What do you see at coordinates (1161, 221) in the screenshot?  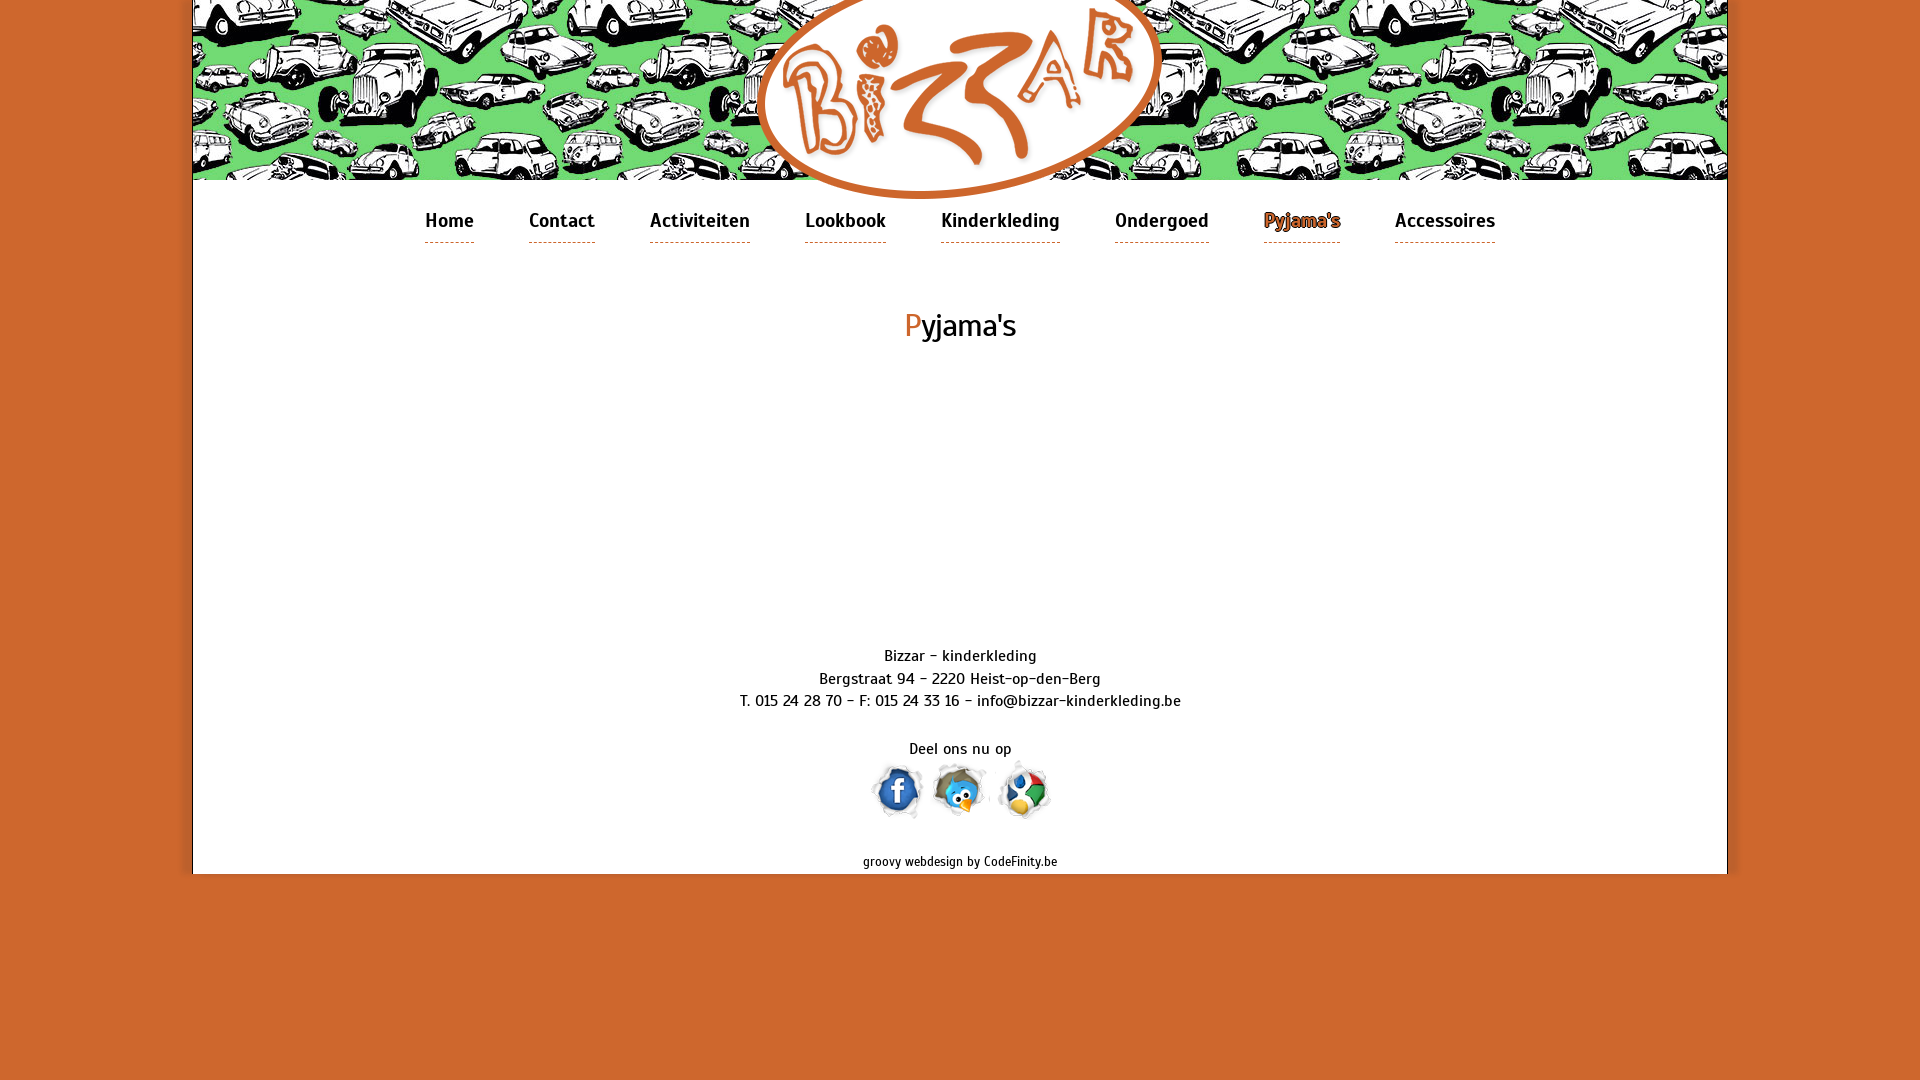 I see `'Ondergoed'` at bounding box center [1161, 221].